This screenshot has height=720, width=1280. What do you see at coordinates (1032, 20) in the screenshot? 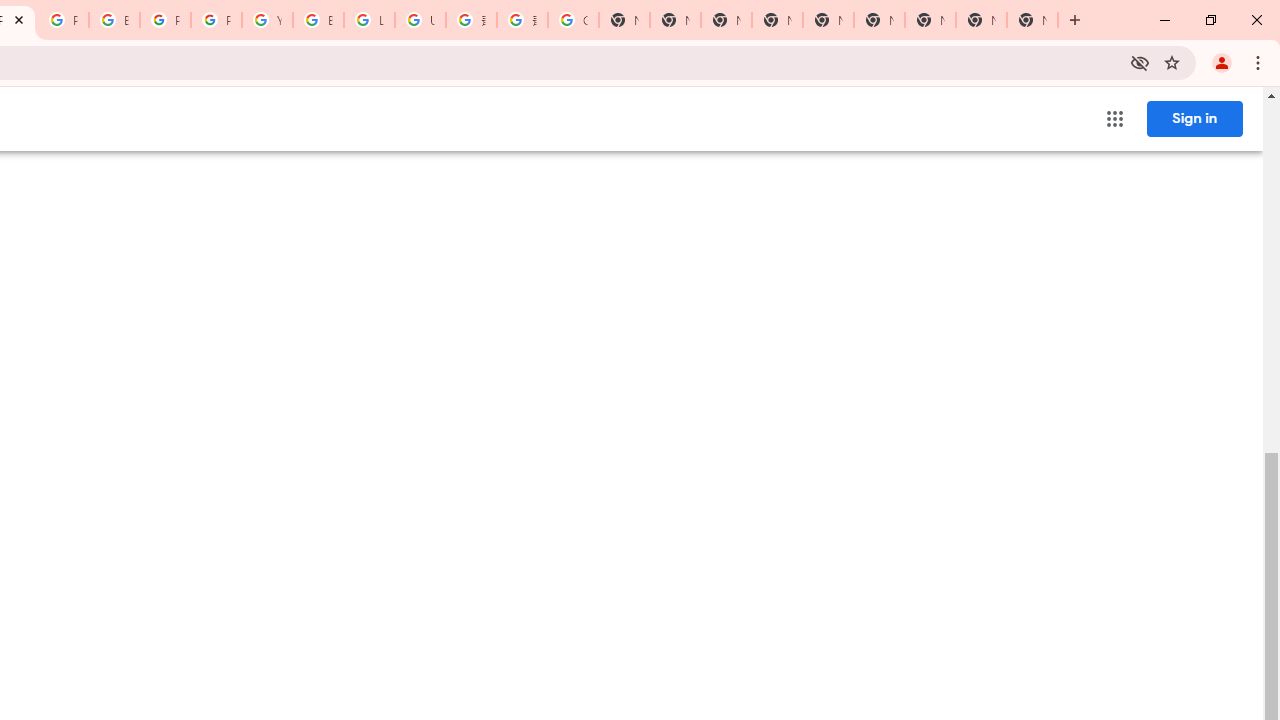
I see `'New Tab'` at bounding box center [1032, 20].